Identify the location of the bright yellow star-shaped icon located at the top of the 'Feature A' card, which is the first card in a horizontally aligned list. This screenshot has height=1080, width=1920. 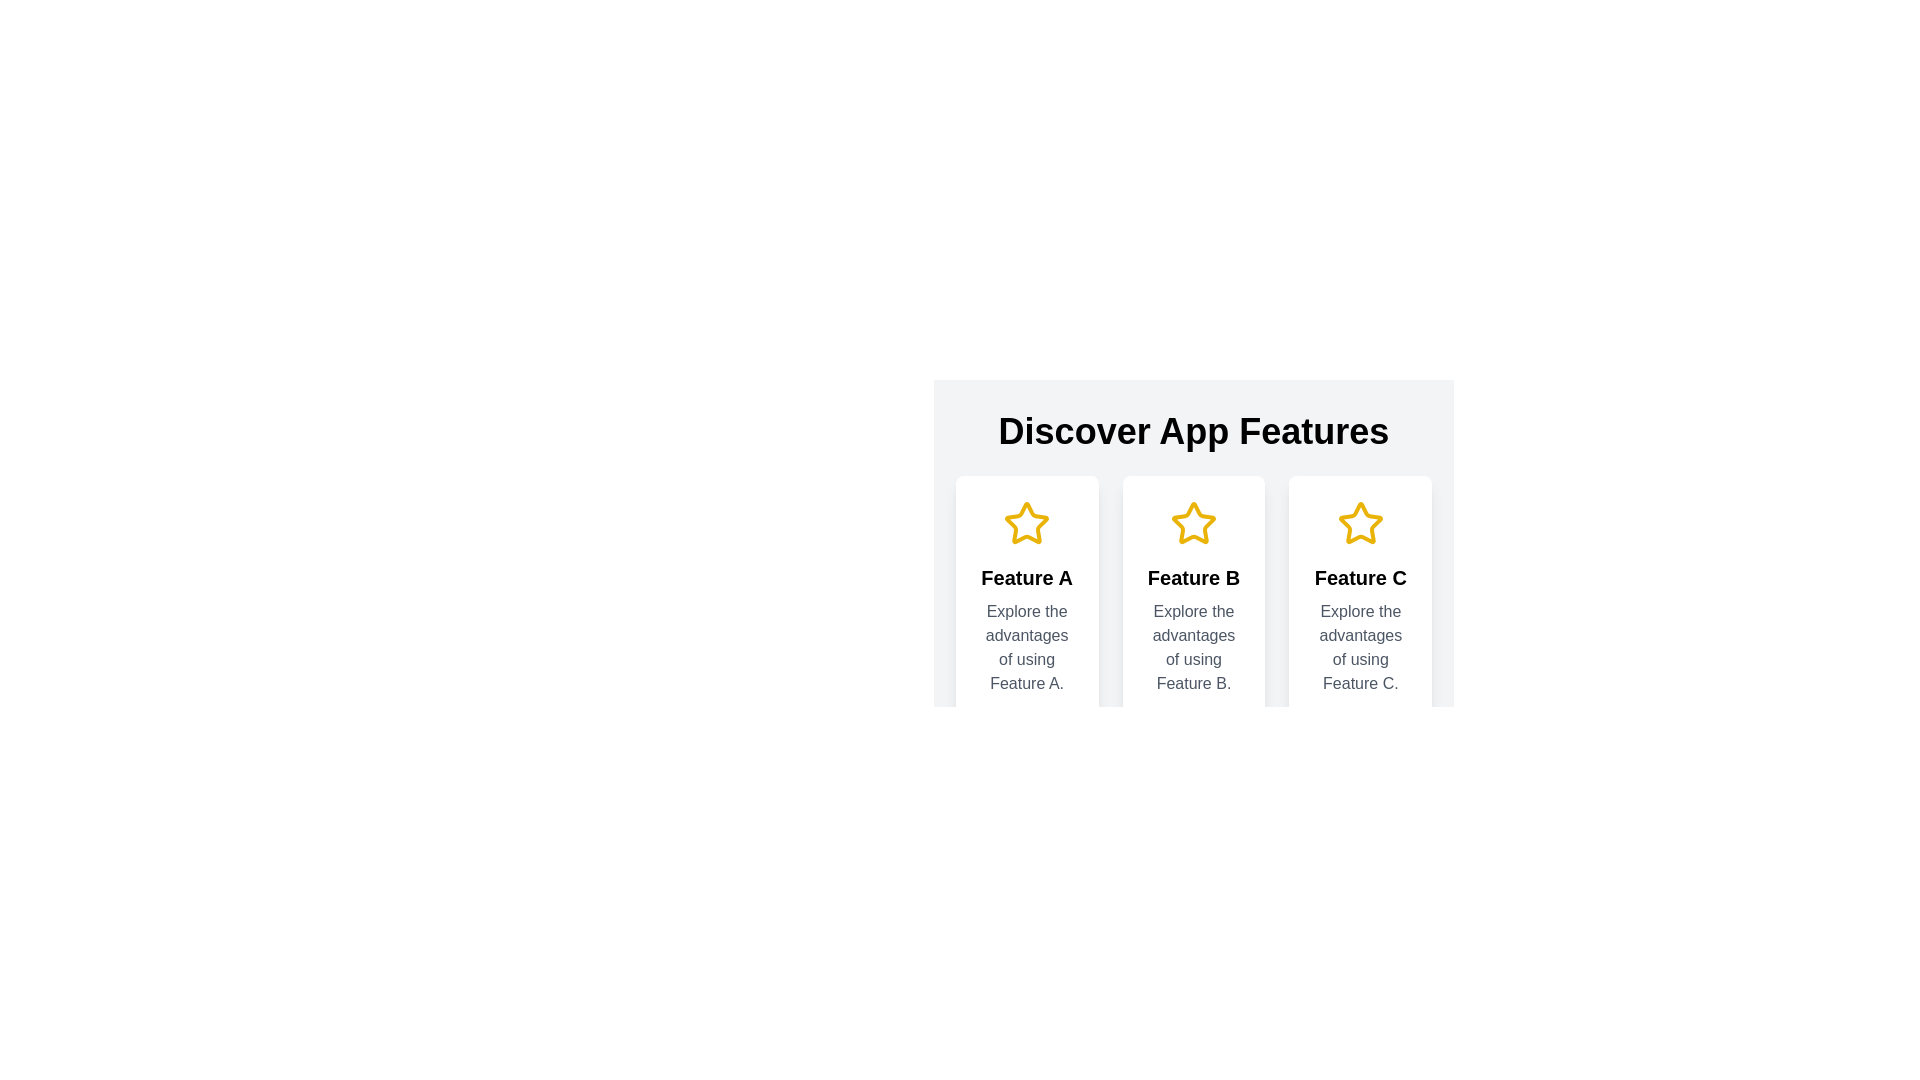
(1027, 523).